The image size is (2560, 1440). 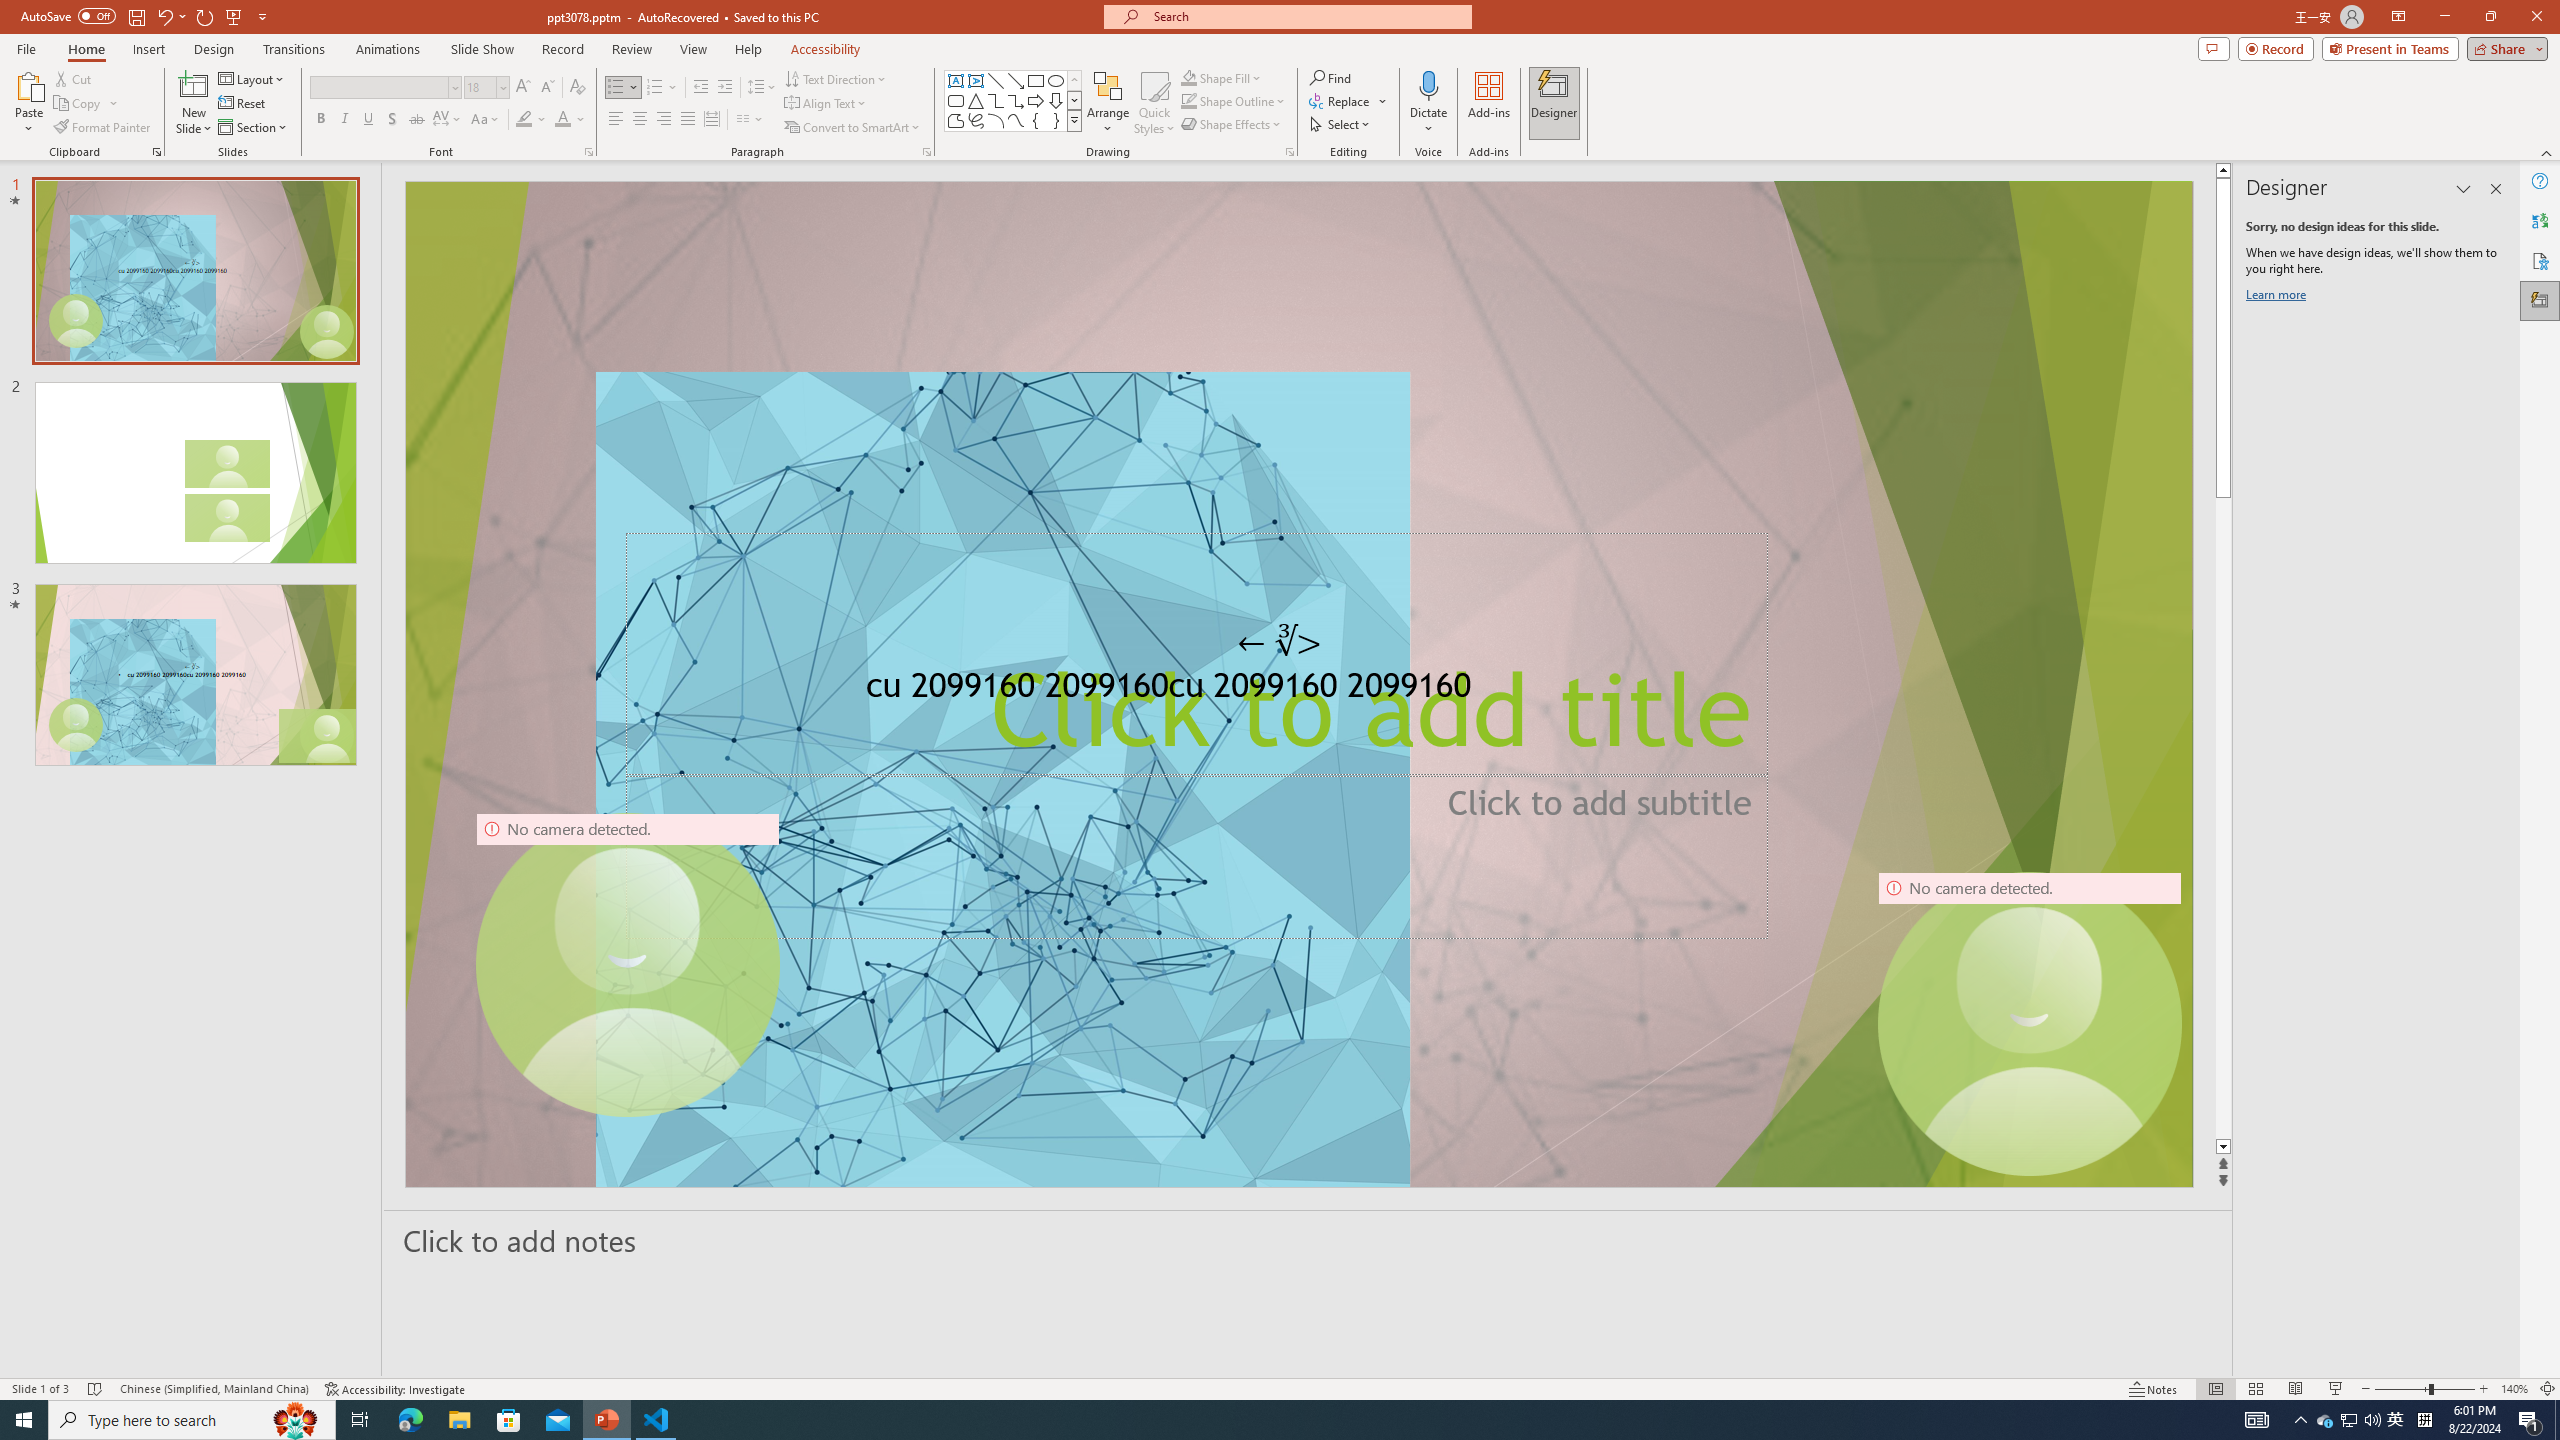 I want to click on 'Shape Outline Green, Accent 1', so click(x=1189, y=99).